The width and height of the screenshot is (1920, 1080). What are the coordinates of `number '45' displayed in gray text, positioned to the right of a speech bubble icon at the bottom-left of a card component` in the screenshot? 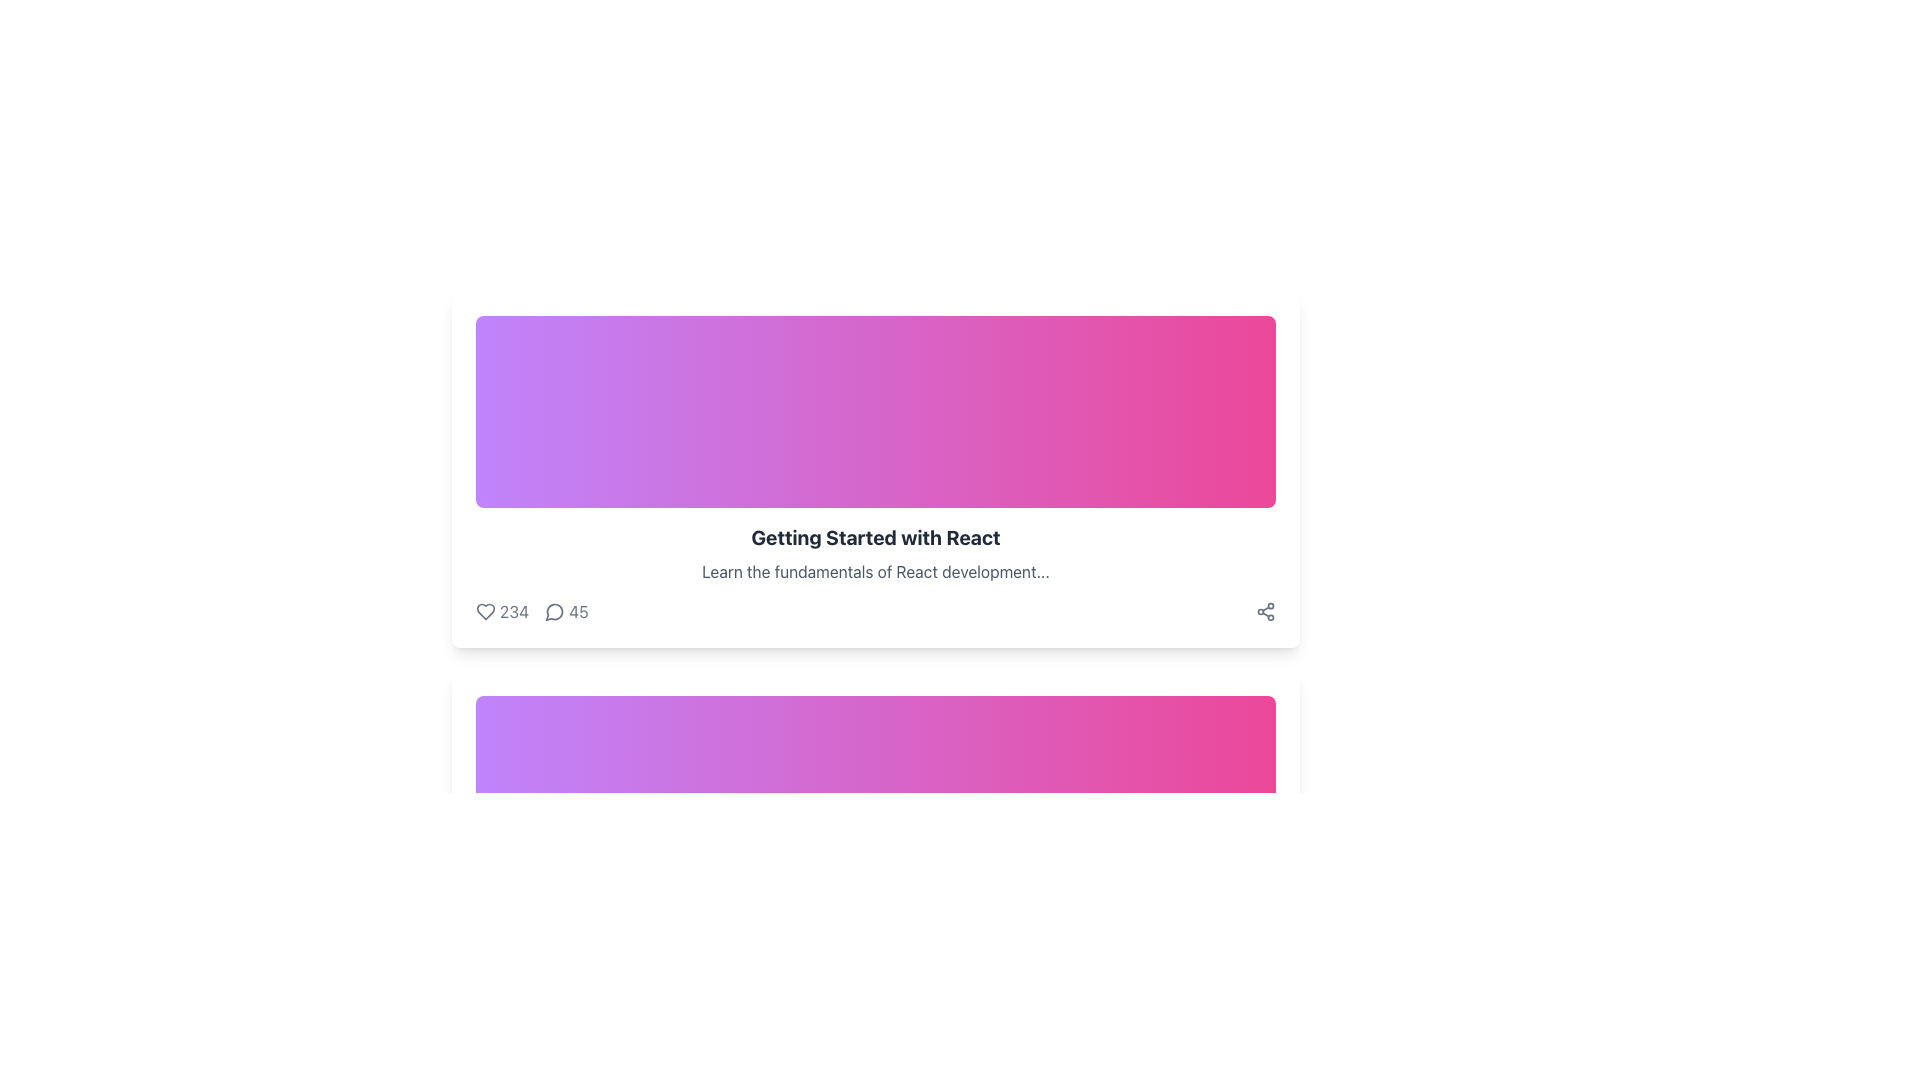 It's located at (577, 611).